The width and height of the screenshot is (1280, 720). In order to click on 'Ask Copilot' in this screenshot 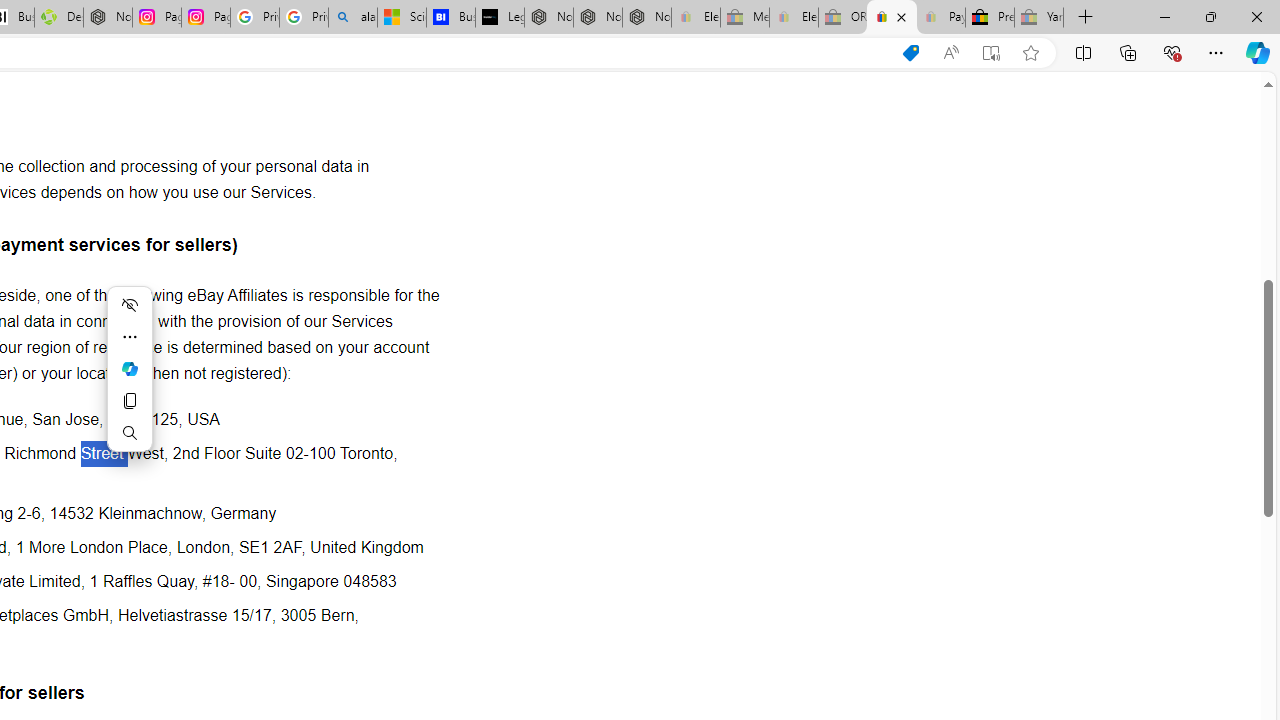, I will do `click(128, 368)`.